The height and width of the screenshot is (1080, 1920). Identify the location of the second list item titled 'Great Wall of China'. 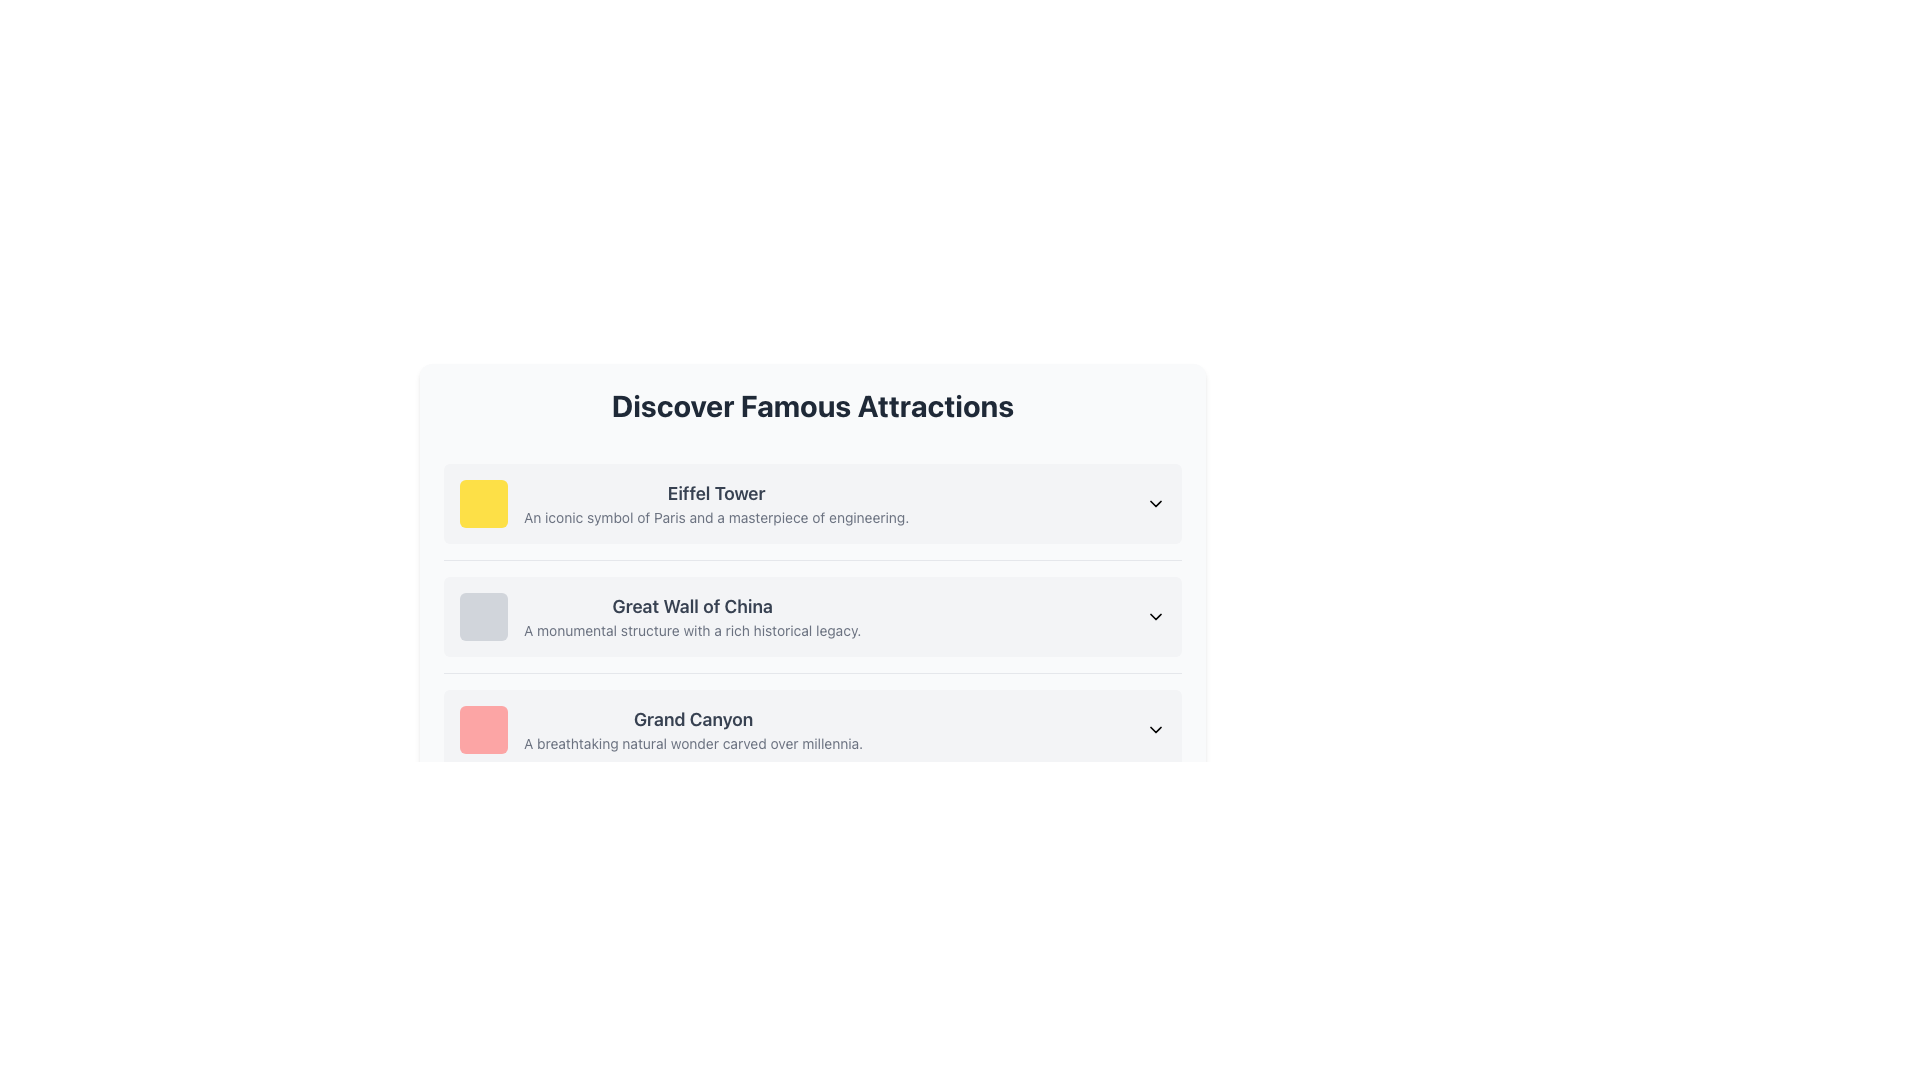
(812, 615).